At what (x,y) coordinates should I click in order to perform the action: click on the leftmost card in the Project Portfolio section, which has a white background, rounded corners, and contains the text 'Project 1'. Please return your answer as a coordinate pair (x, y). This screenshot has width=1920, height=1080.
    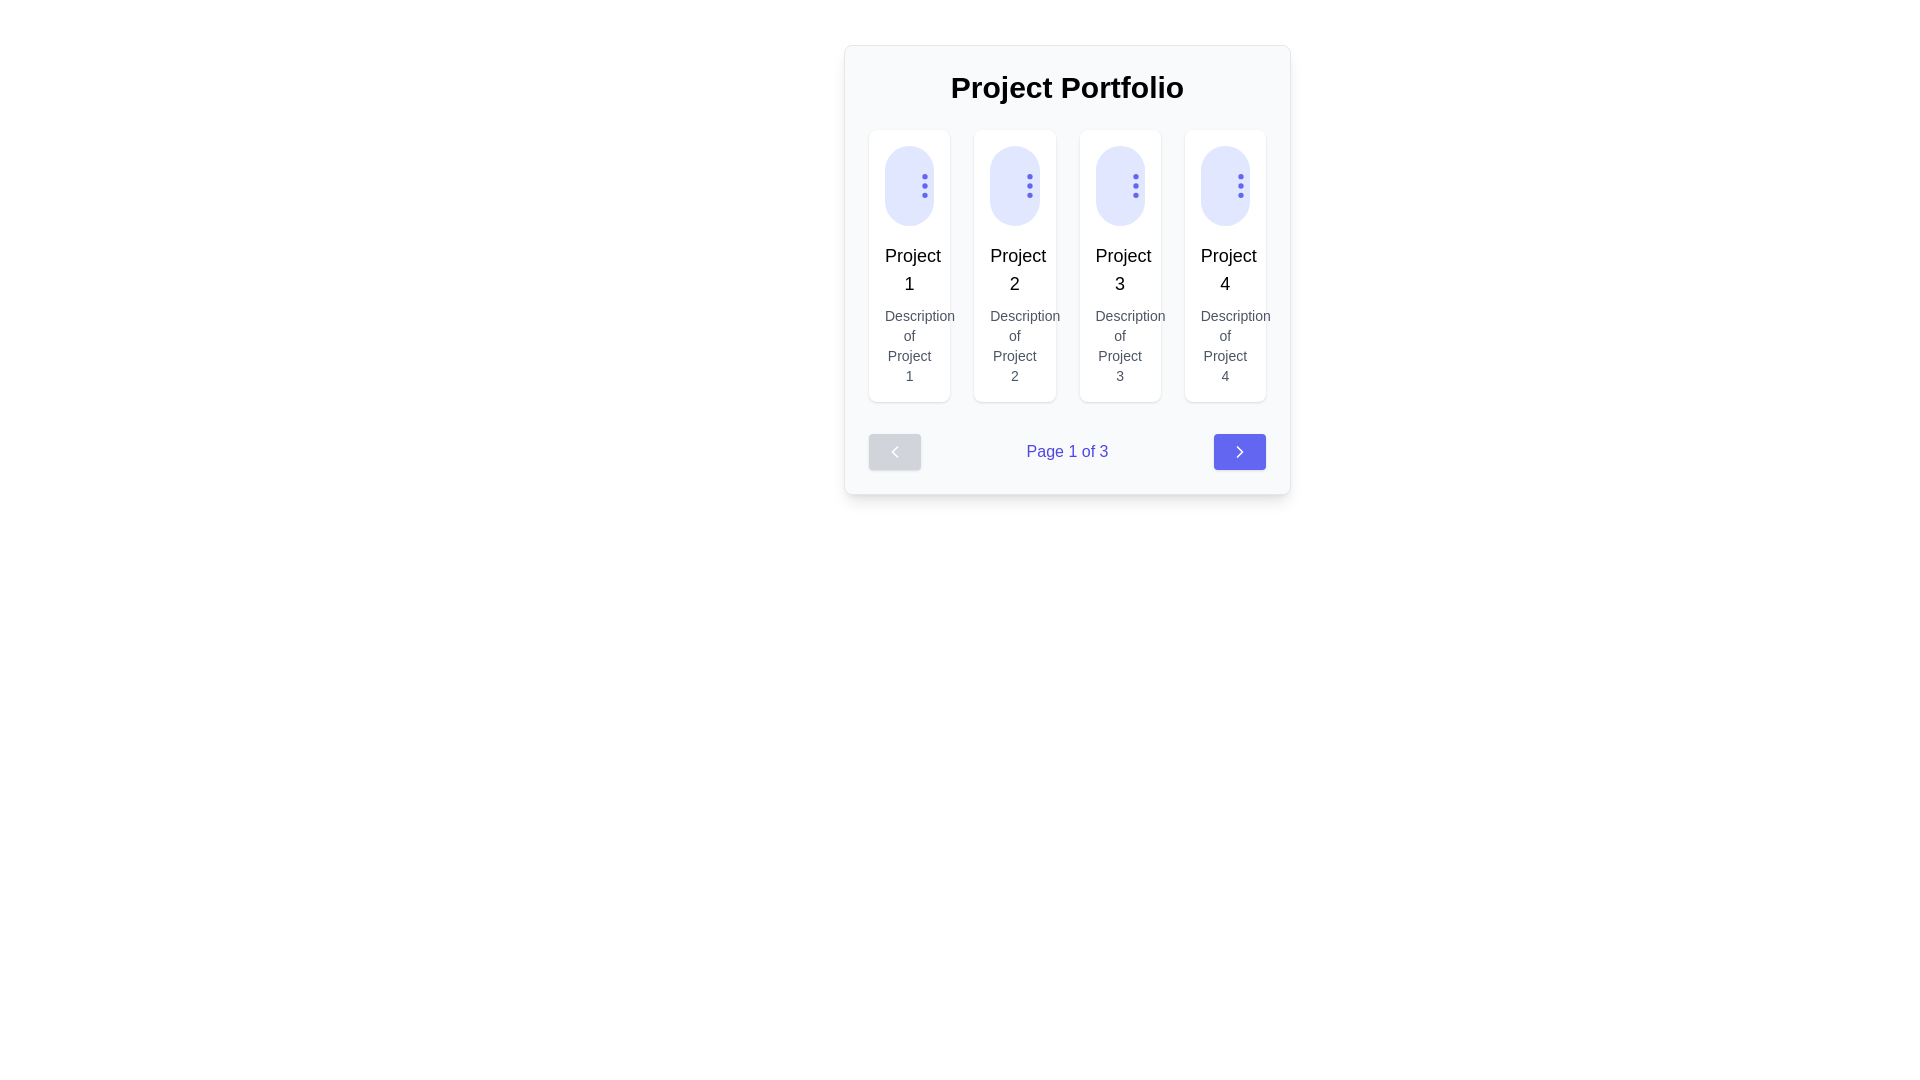
    Looking at the image, I should click on (908, 265).